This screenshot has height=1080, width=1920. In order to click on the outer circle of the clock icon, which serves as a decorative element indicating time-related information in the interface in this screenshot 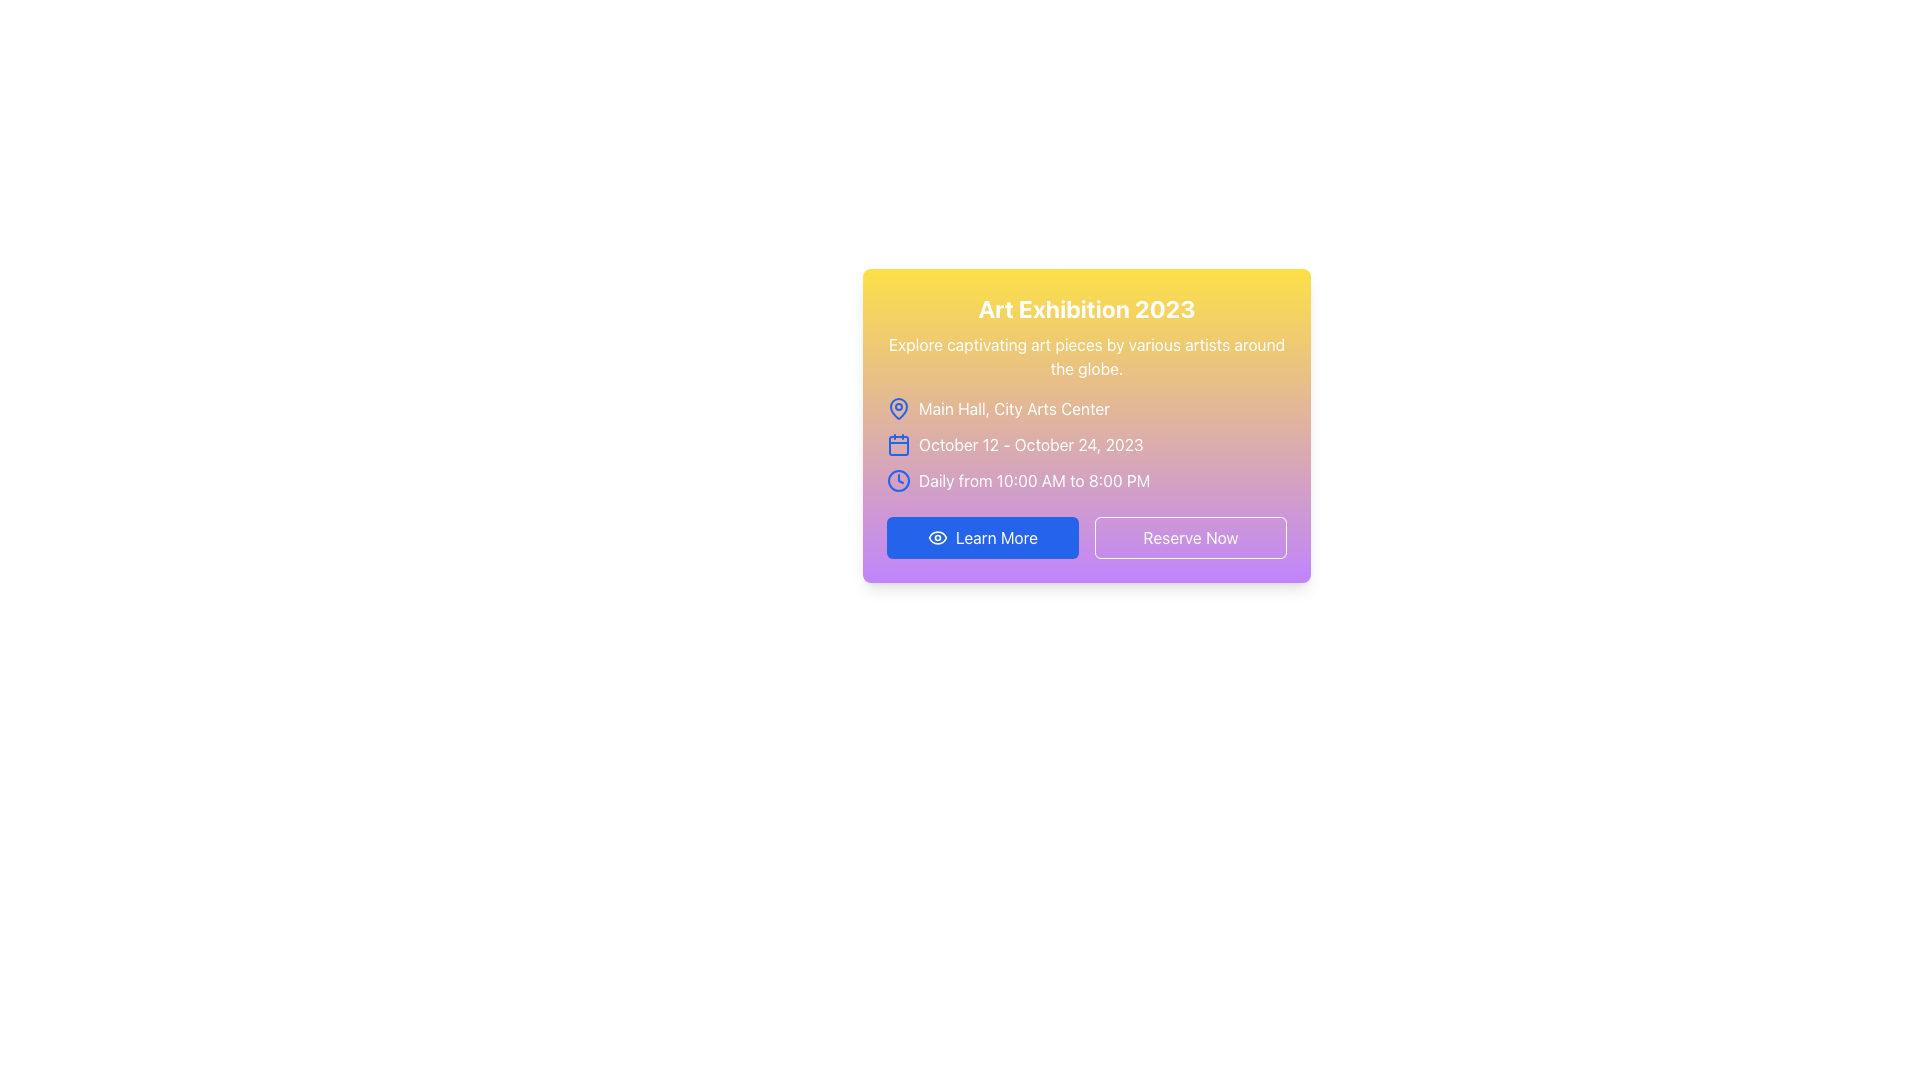, I will do `click(897, 481)`.